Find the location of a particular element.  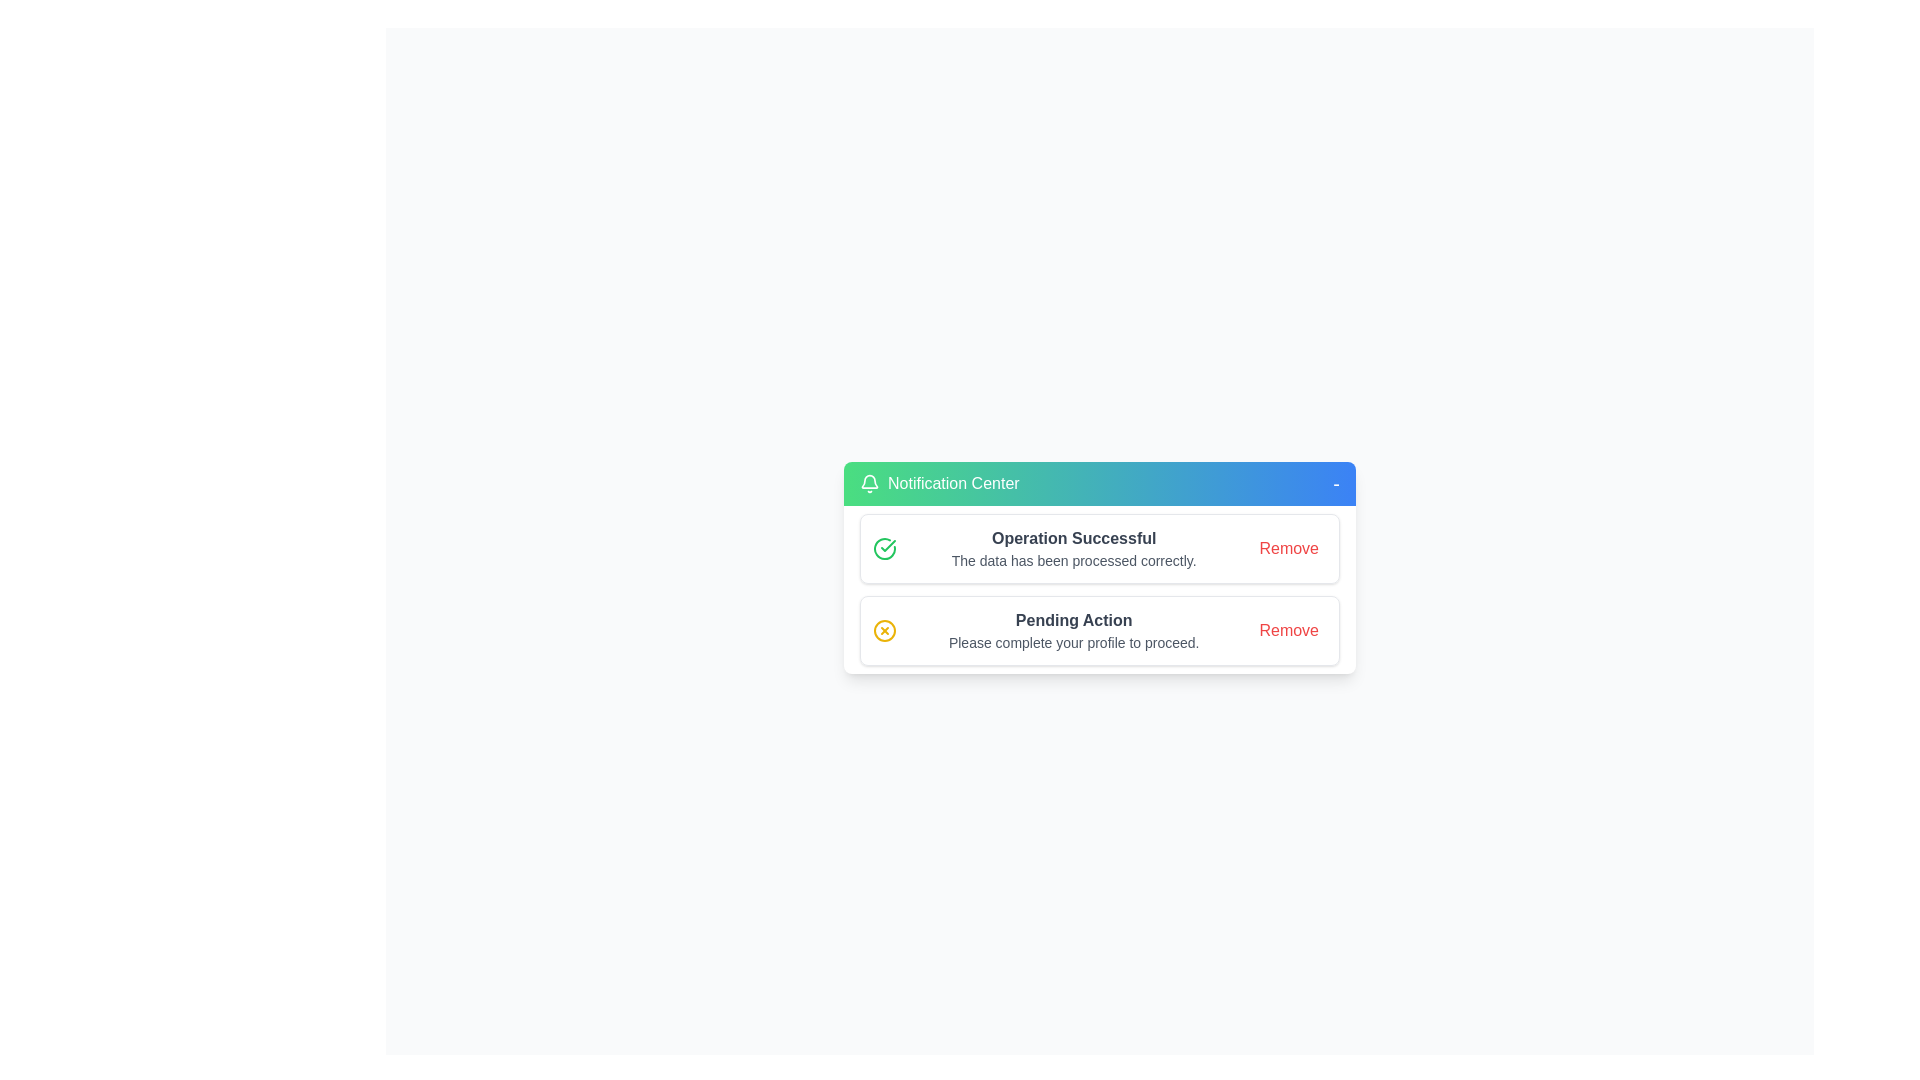

the warning icon in the second notification box, which is aligned to the left of the text 'Pending Action' is located at coordinates (883, 631).